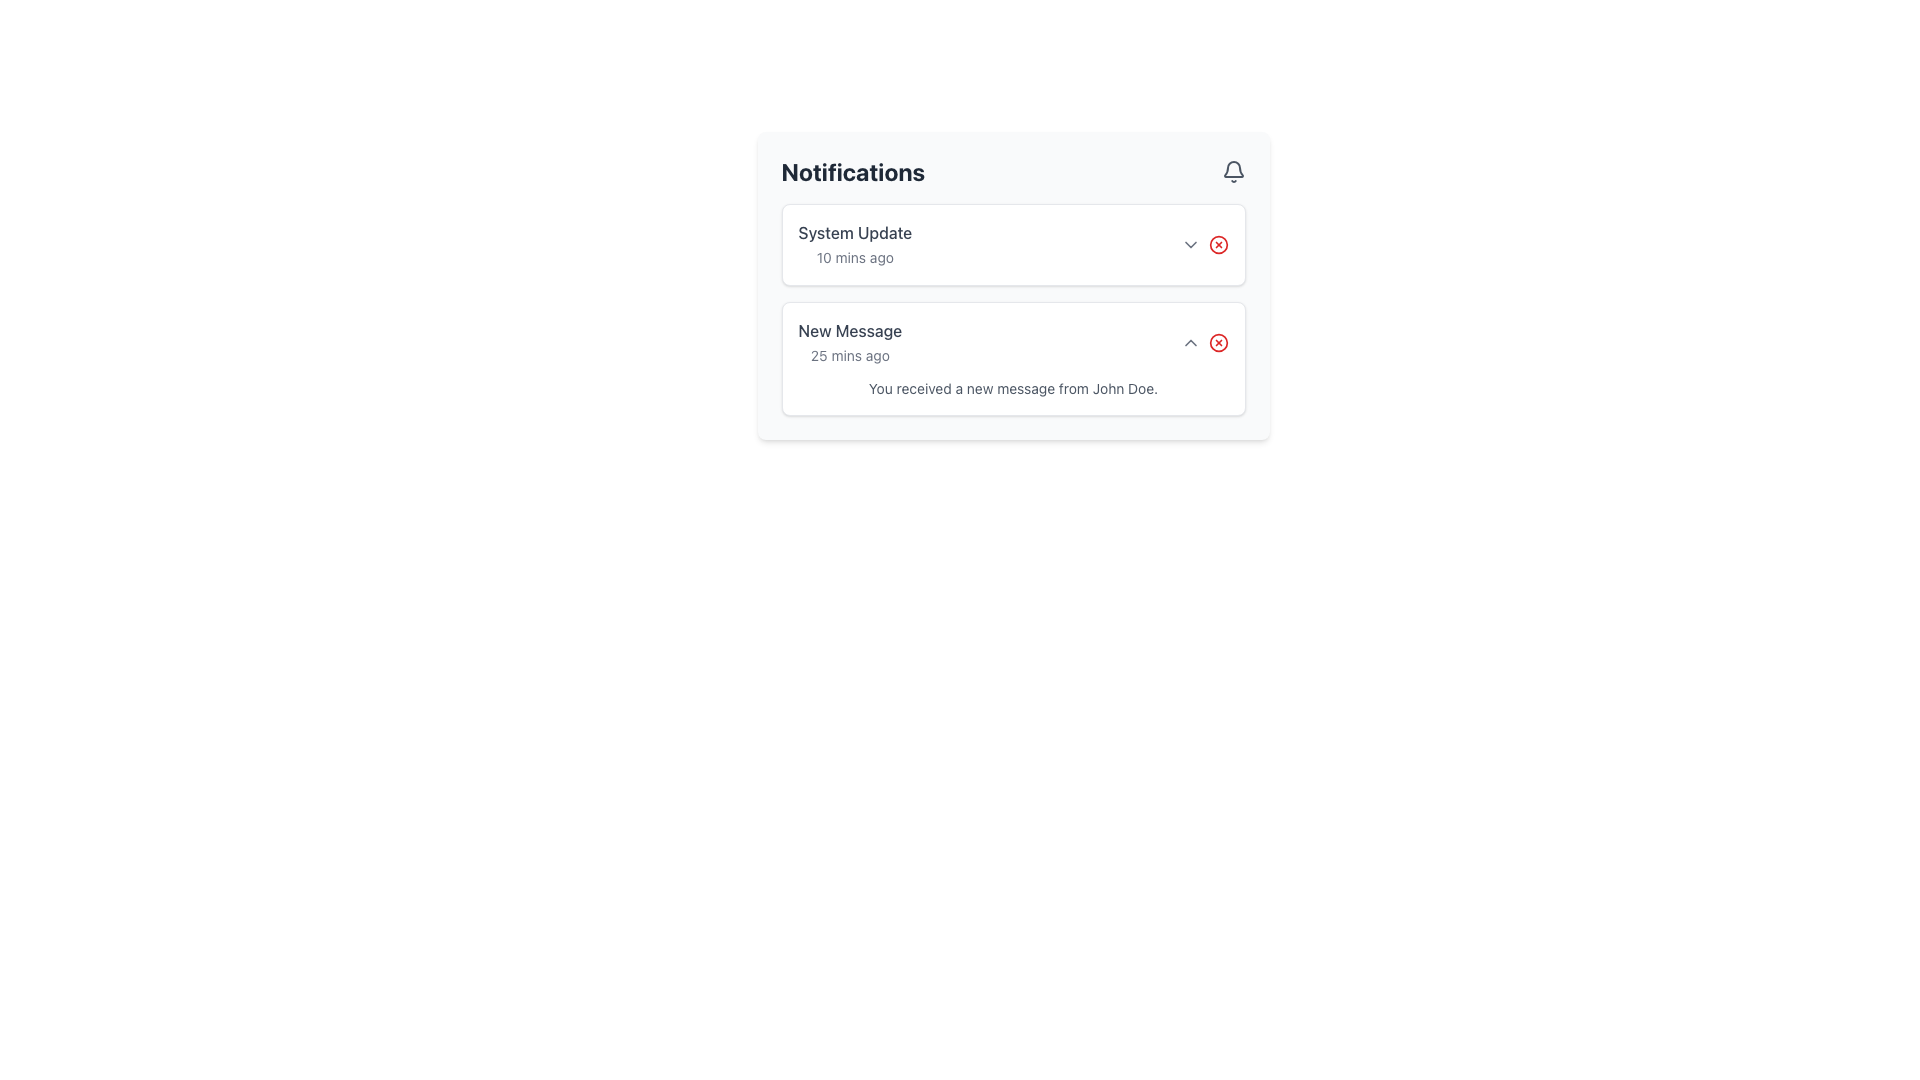 The height and width of the screenshot is (1080, 1920). What do you see at coordinates (1013, 244) in the screenshot?
I see `the first notification item labeled 'System Update'` at bounding box center [1013, 244].